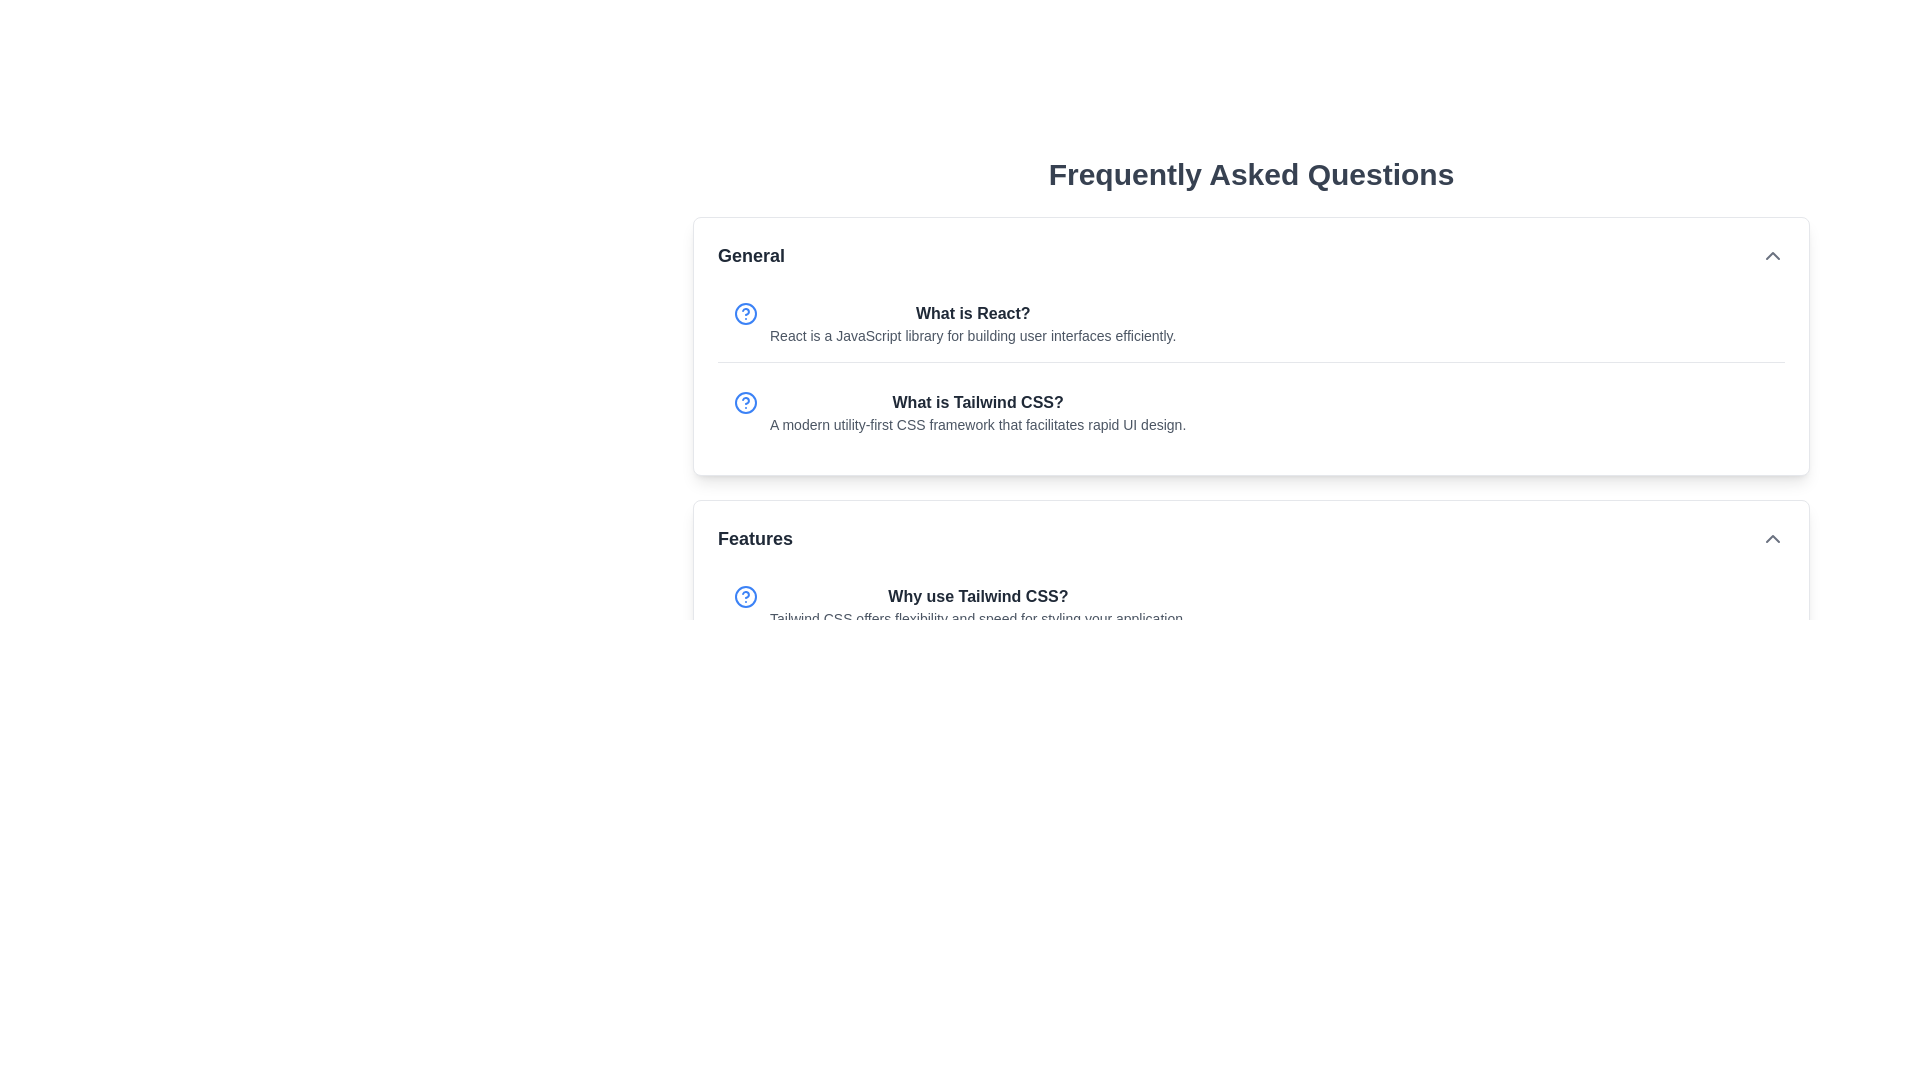 The height and width of the screenshot is (1080, 1920). What do you see at coordinates (1772, 254) in the screenshot?
I see `the chevron-up icon located at the far right of the 'General' section header` at bounding box center [1772, 254].